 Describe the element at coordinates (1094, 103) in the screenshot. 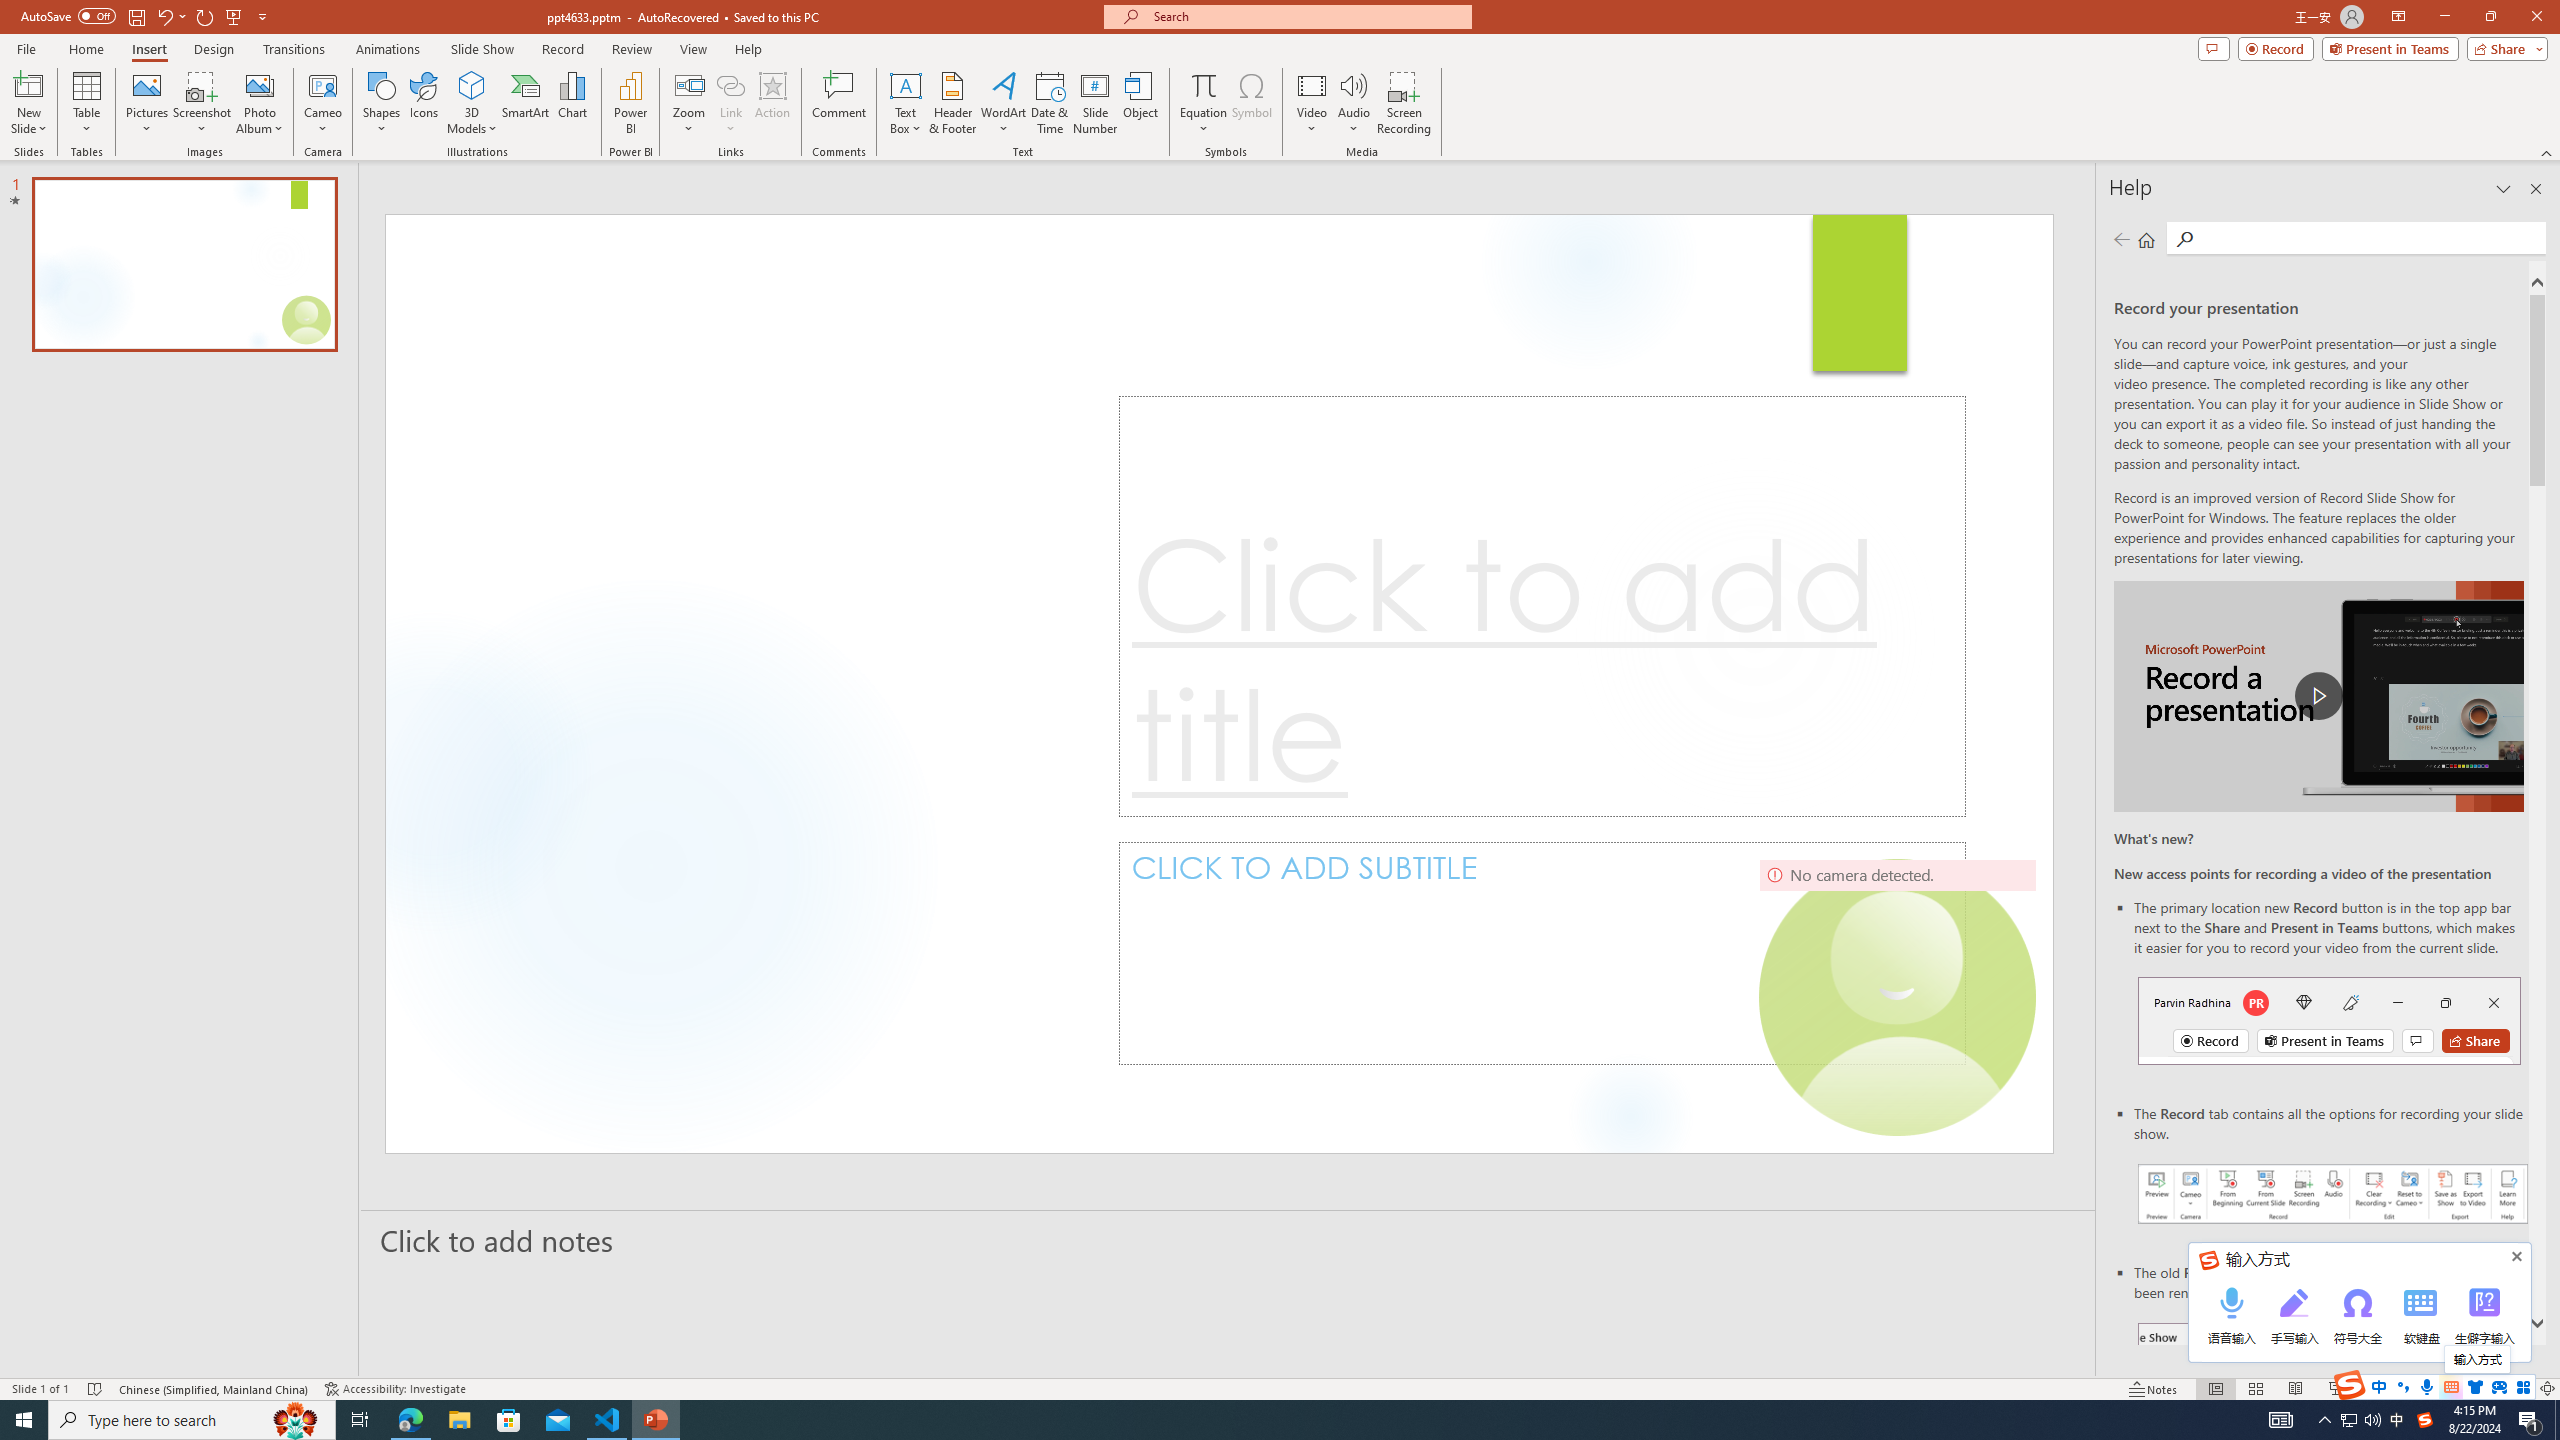

I see `'Slide Number'` at that location.